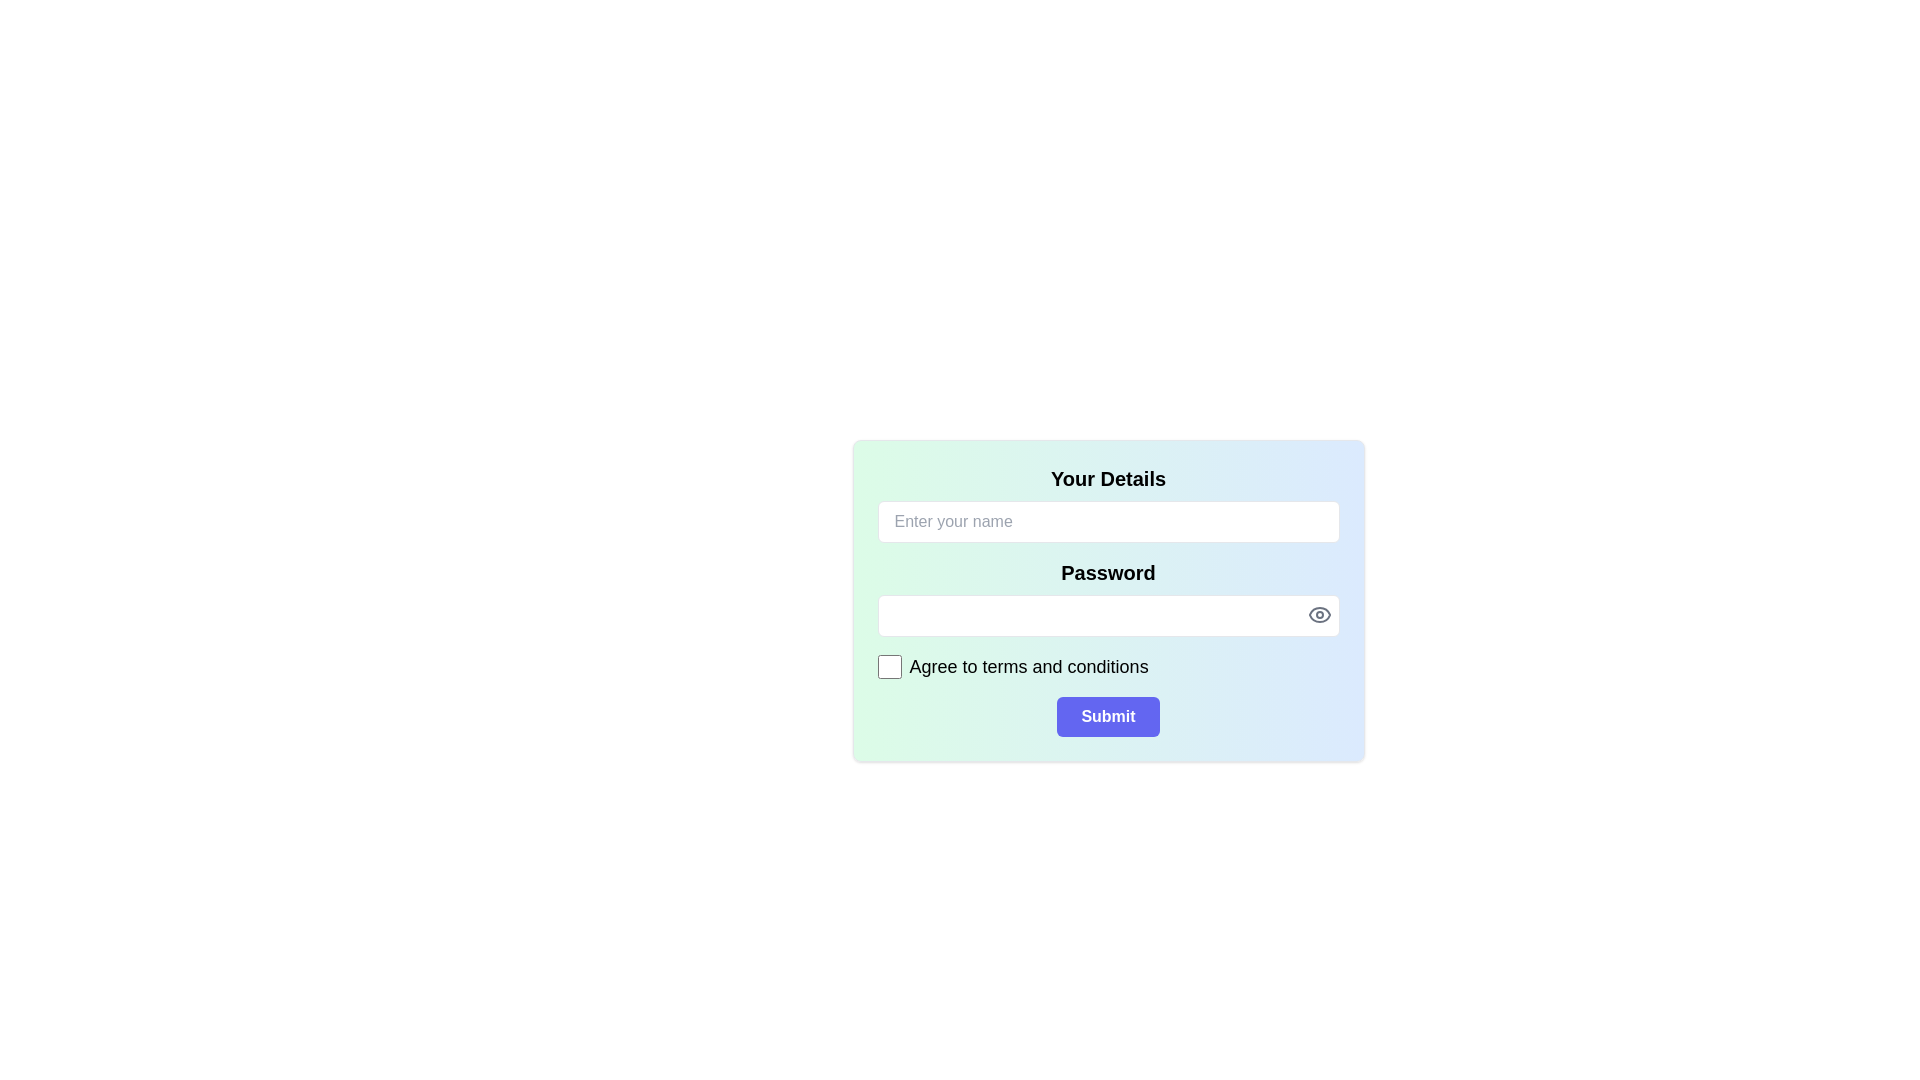  I want to click on the 'Password' label input field, so click(1107, 596).